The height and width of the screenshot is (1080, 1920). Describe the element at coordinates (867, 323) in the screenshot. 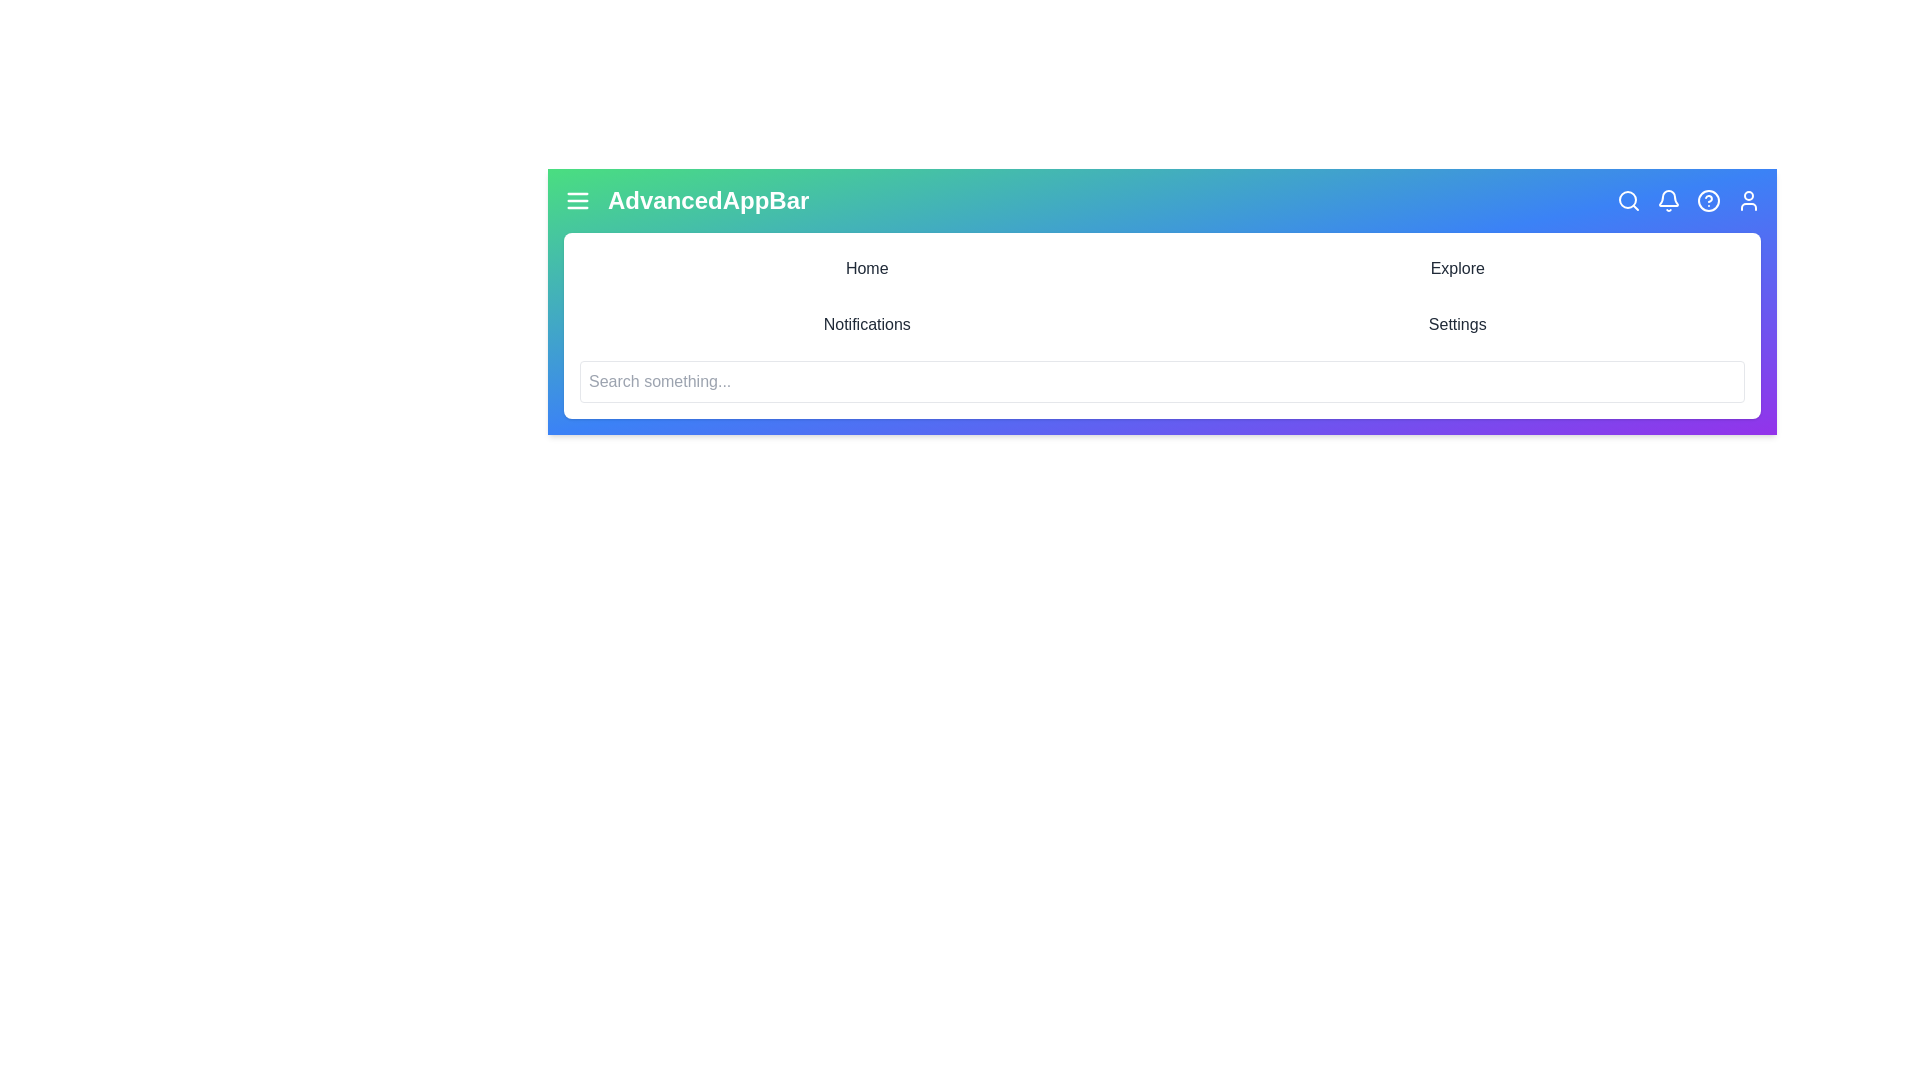

I see `the menu item Notifications to navigate to the corresponding section` at that location.